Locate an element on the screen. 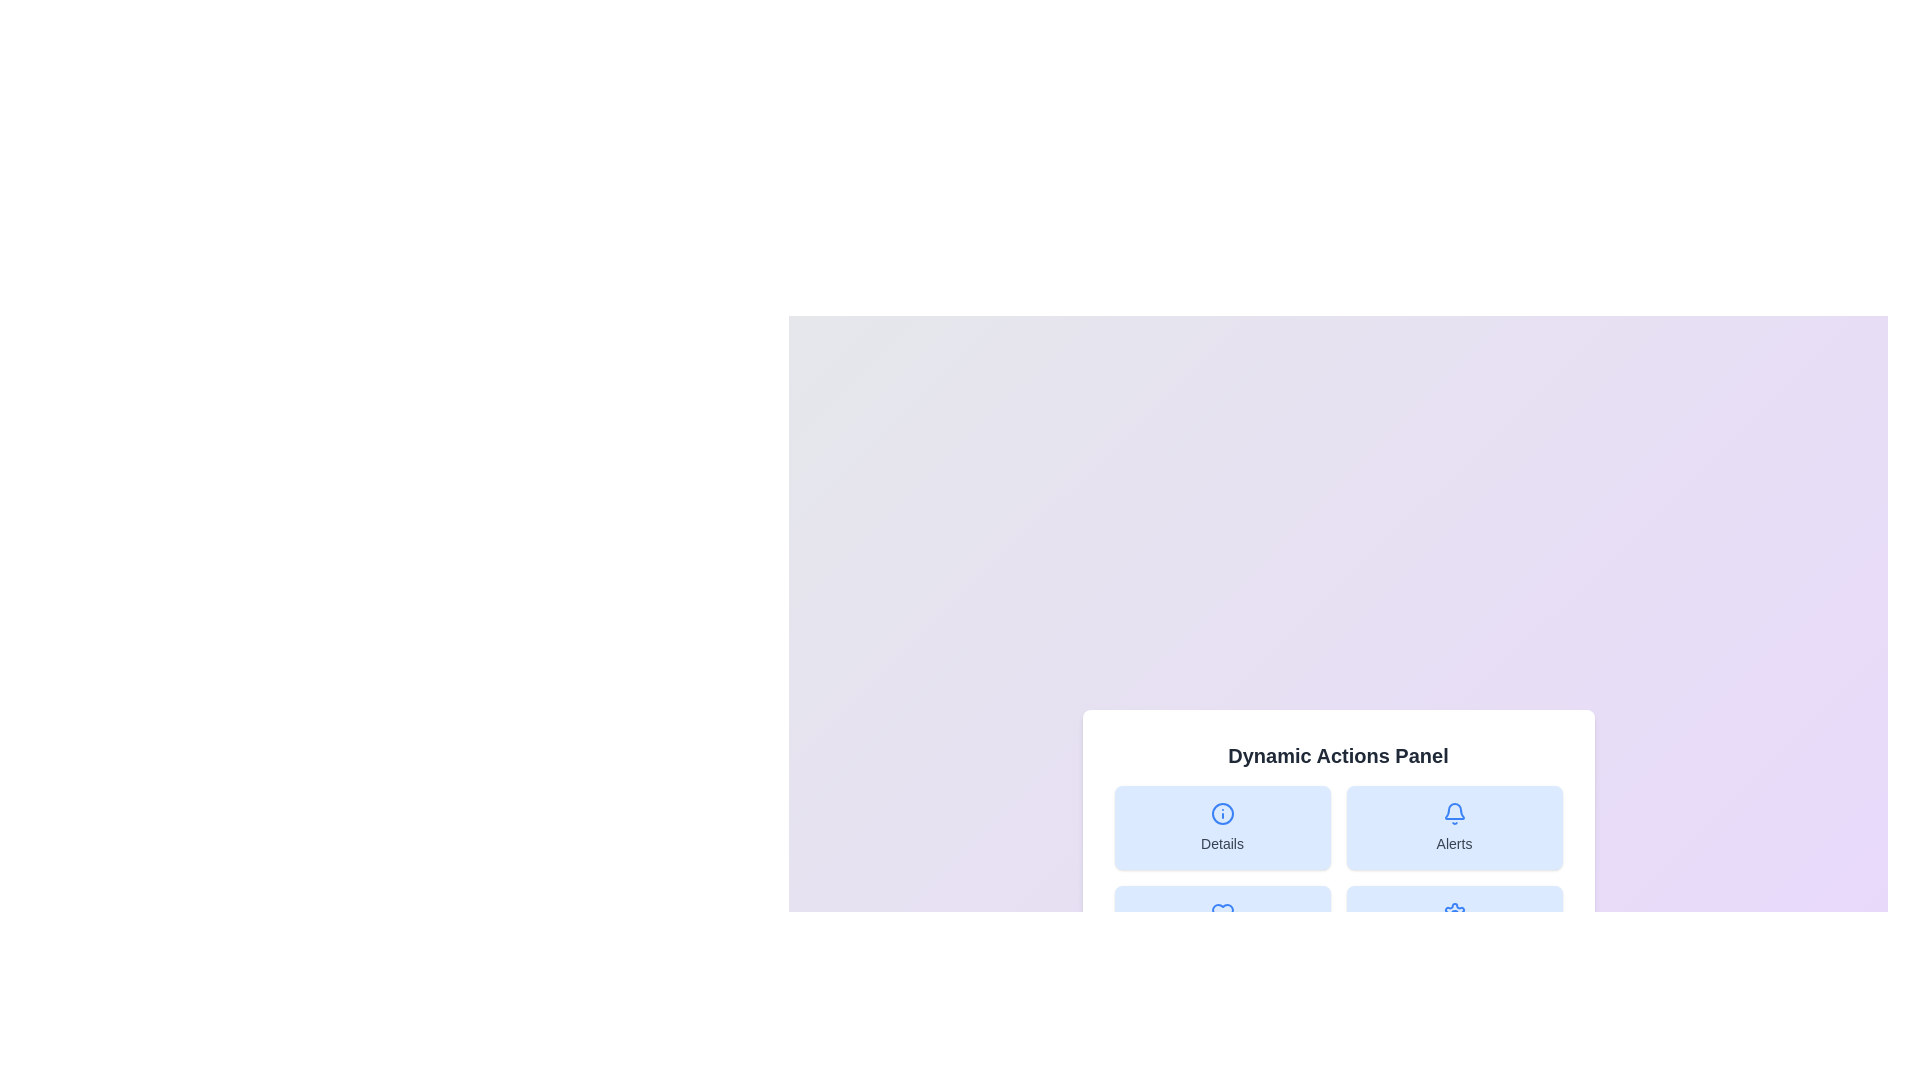 The image size is (1920, 1080). the 'Details' icon which is centrally located within the 'Details' card in the top-left quadrant of the grid under the 'Dynamic Actions Panel' is located at coordinates (1221, 813).